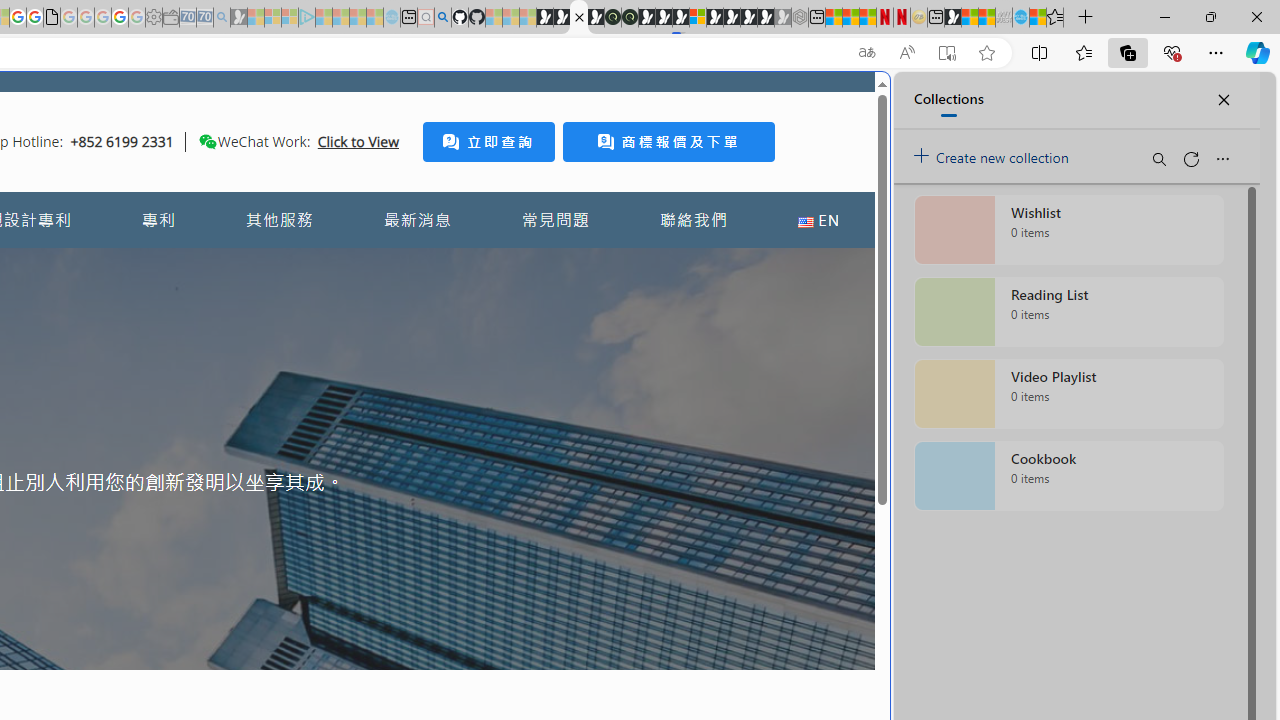  Describe the element at coordinates (698, 17) in the screenshot. I see `'Sign in to your account'` at that location.